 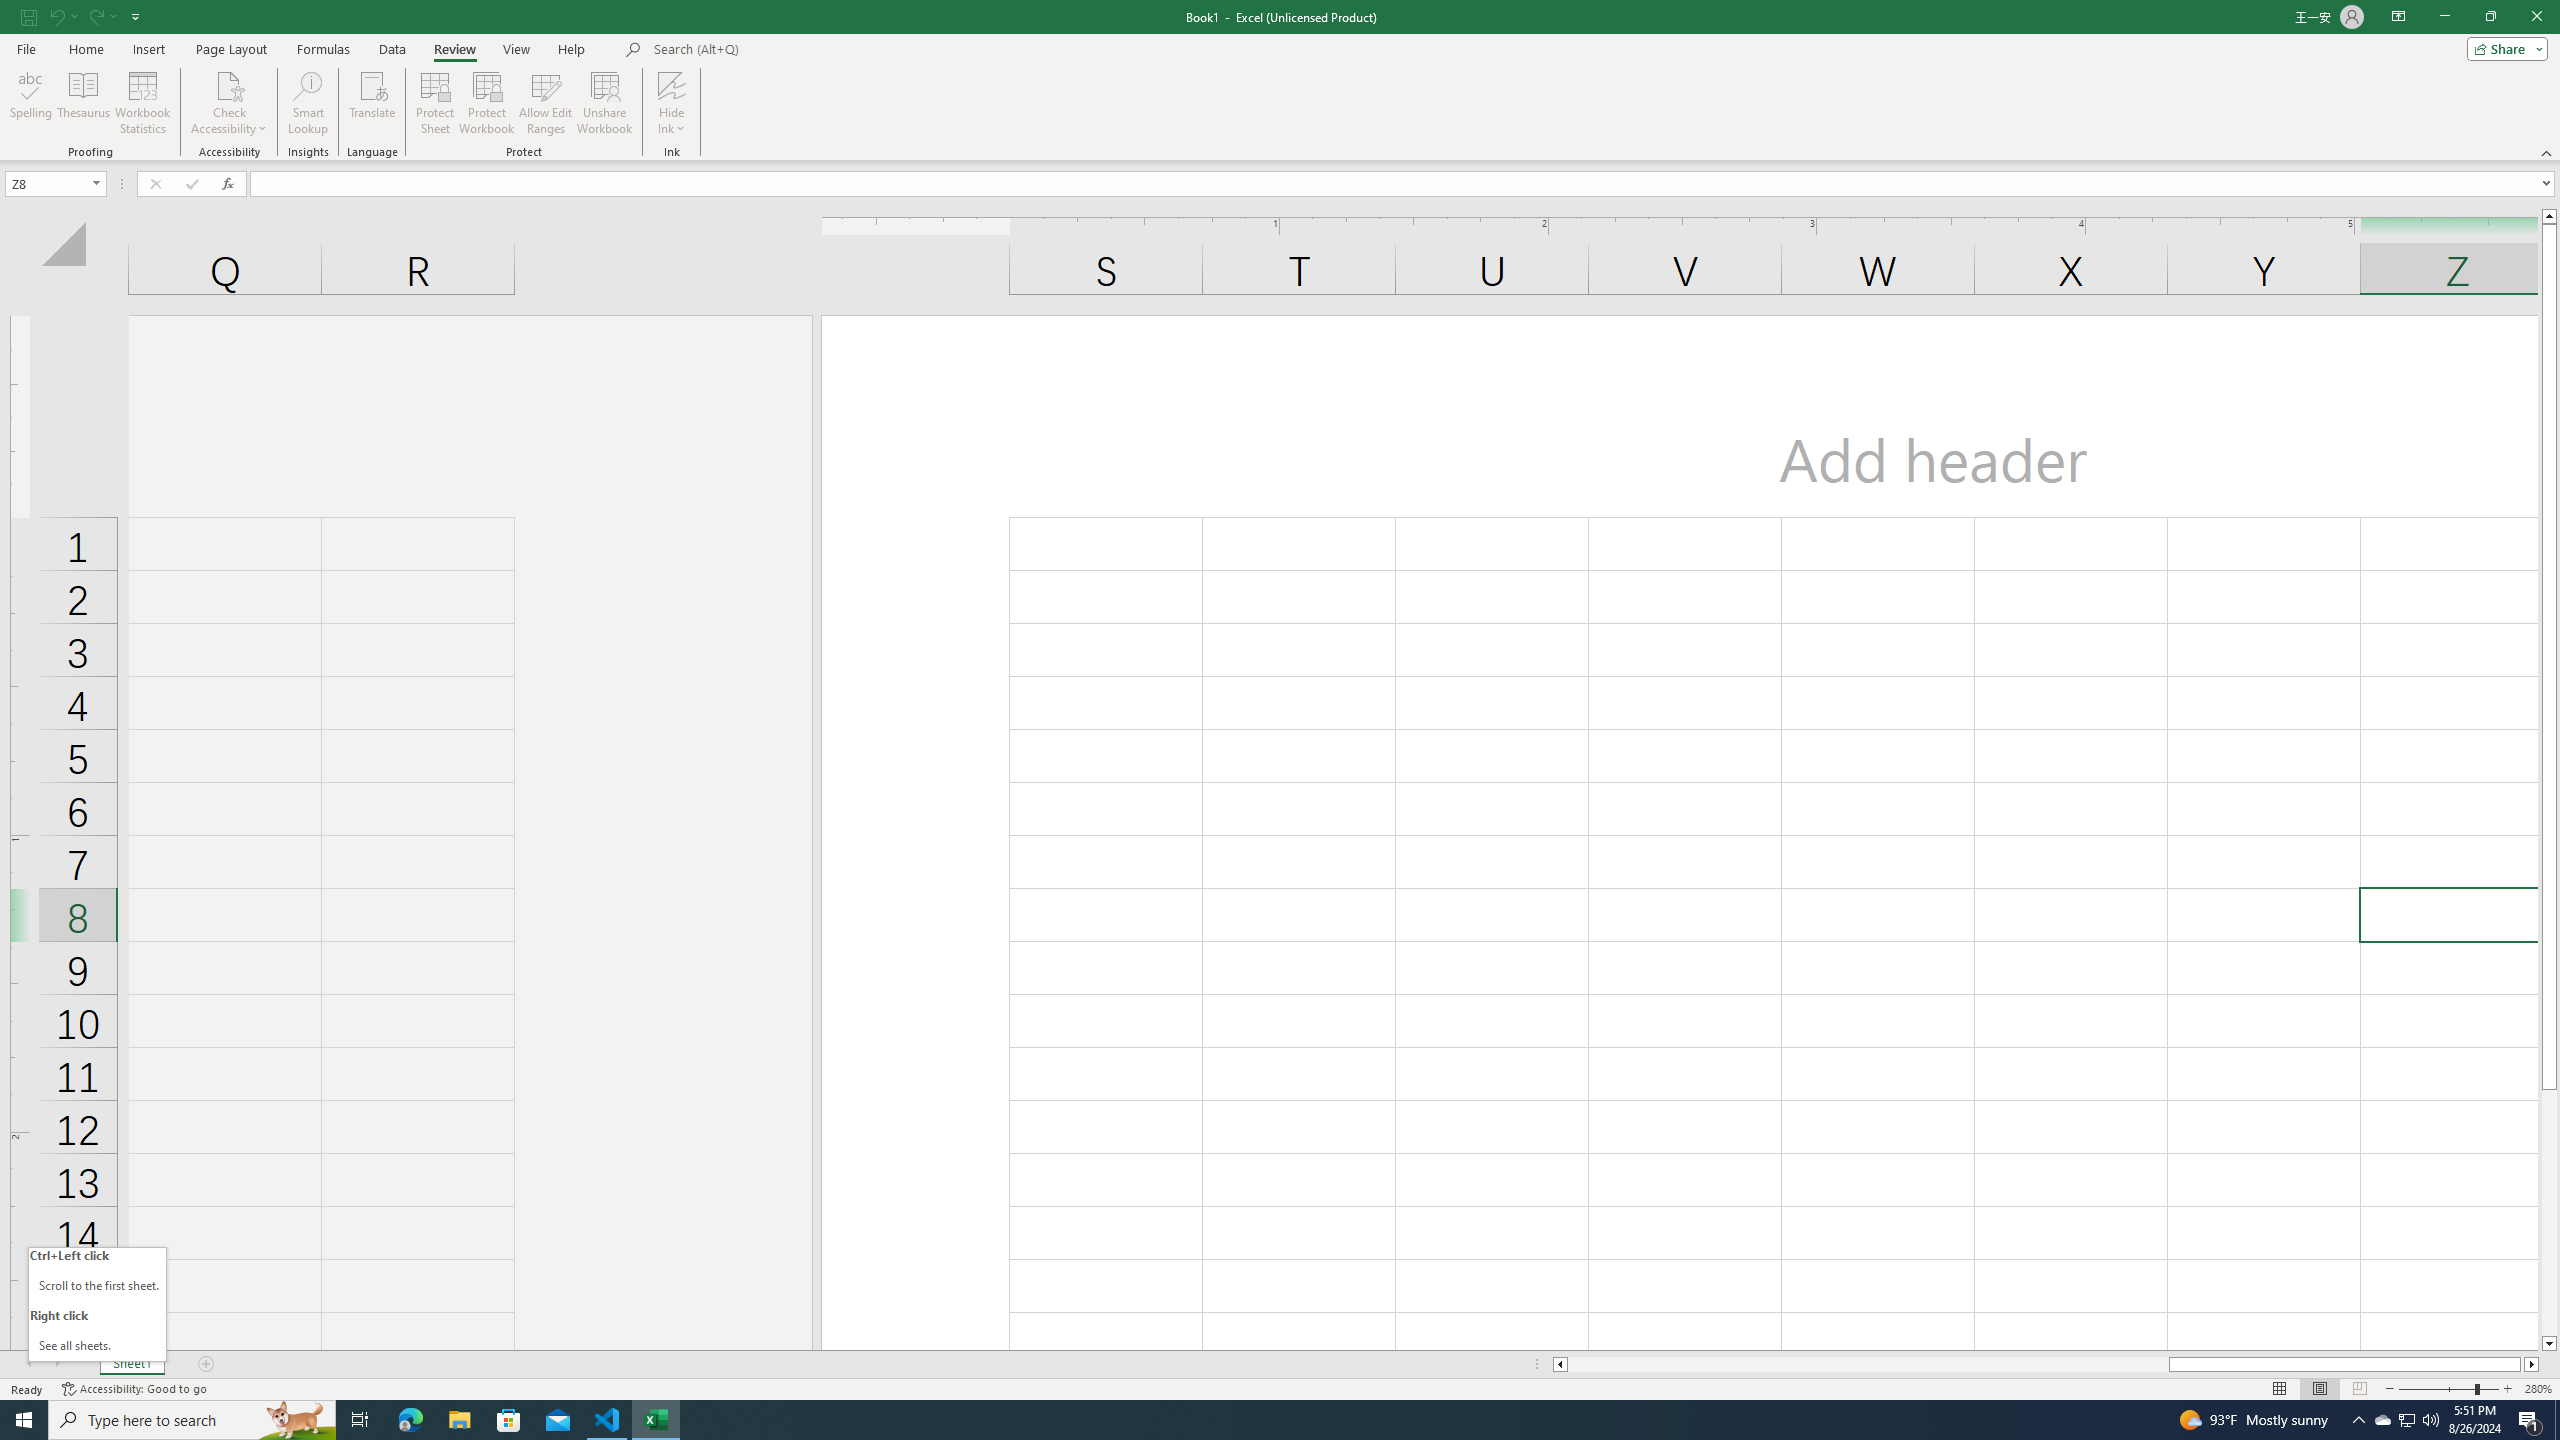 What do you see at coordinates (29, 103) in the screenshot?
I see `'Spelling...'` at bounding box center [29, 103].